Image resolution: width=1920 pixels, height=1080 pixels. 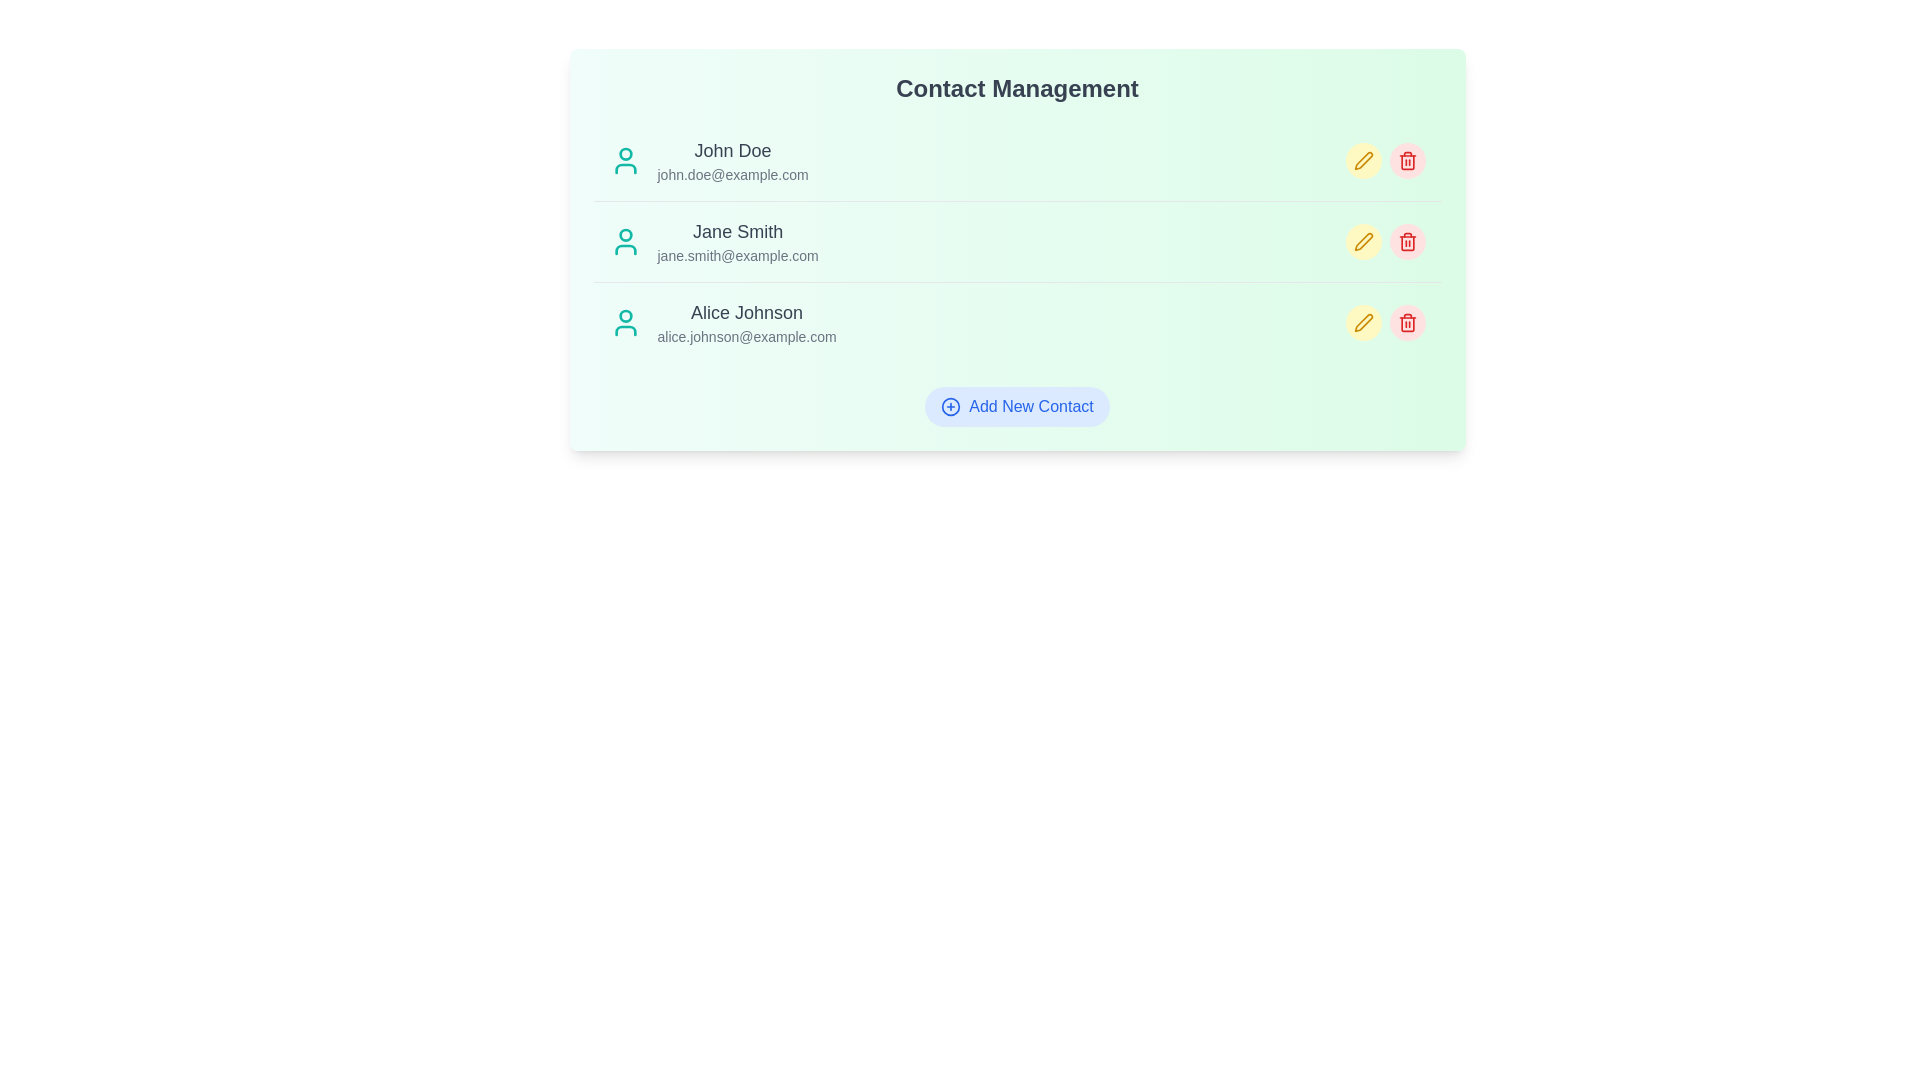 What do you see at coordinates (1406, 160) in the screenshot?
I see `delete icon next to the contact with name John Doe` at bounding box center [1406, 160].